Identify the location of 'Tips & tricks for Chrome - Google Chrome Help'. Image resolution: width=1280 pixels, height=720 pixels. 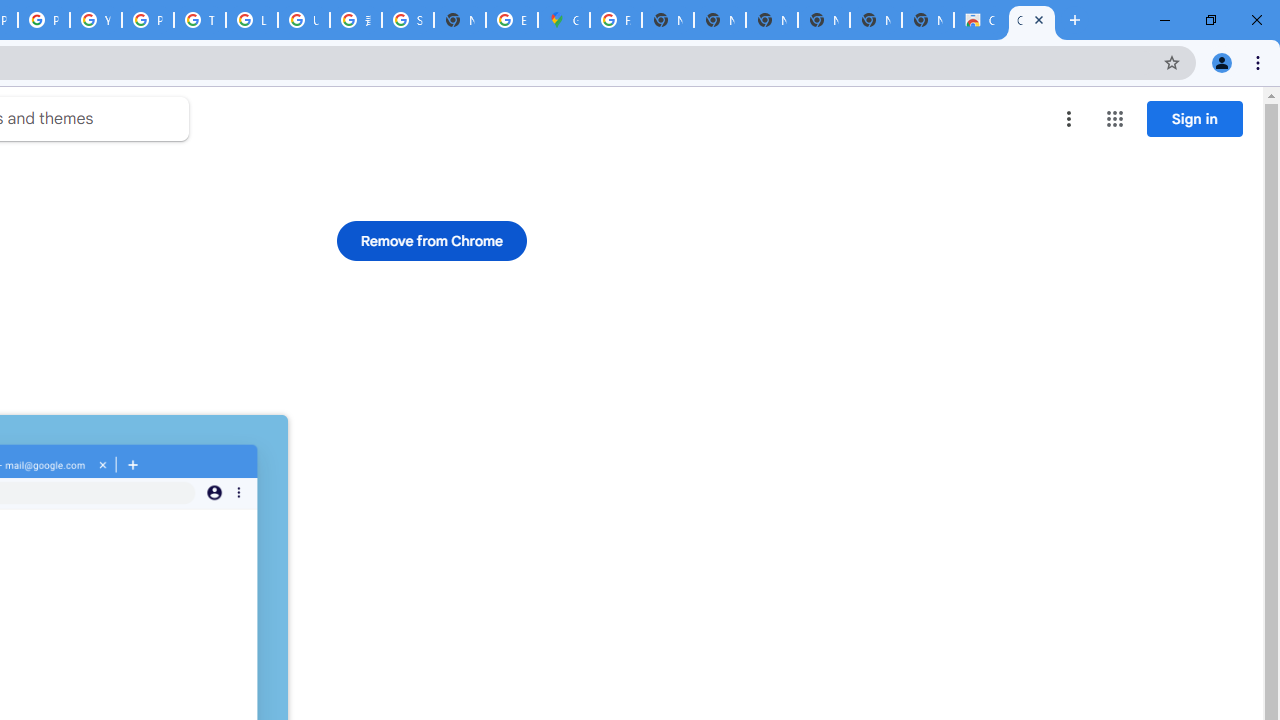
(200, 20).